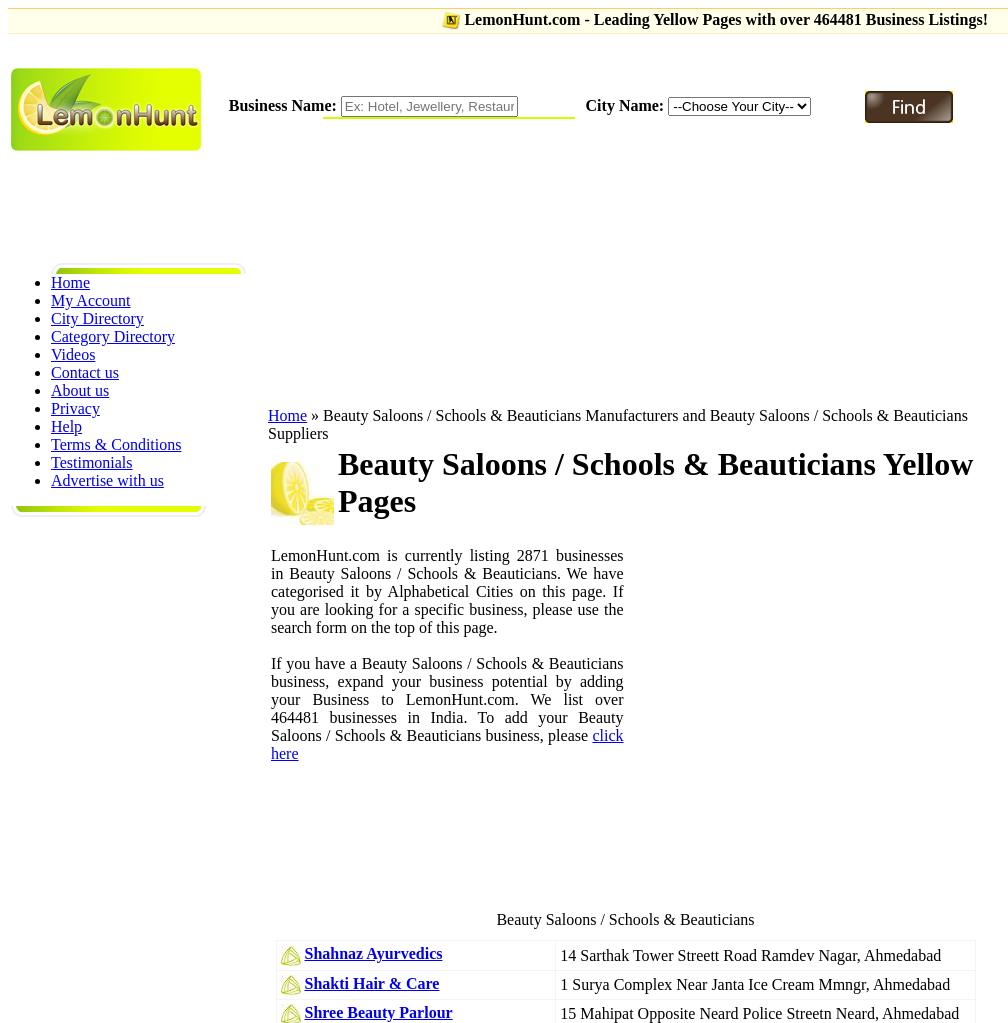 Image resolution: width=1008 pixels, height=1023 pixels. Describe the element at coordinates (754, 983) in the screenshot. I see `'1 Surya Complex Near Janta Ice Cream Mmngr, Ahmedabad'` at that location.